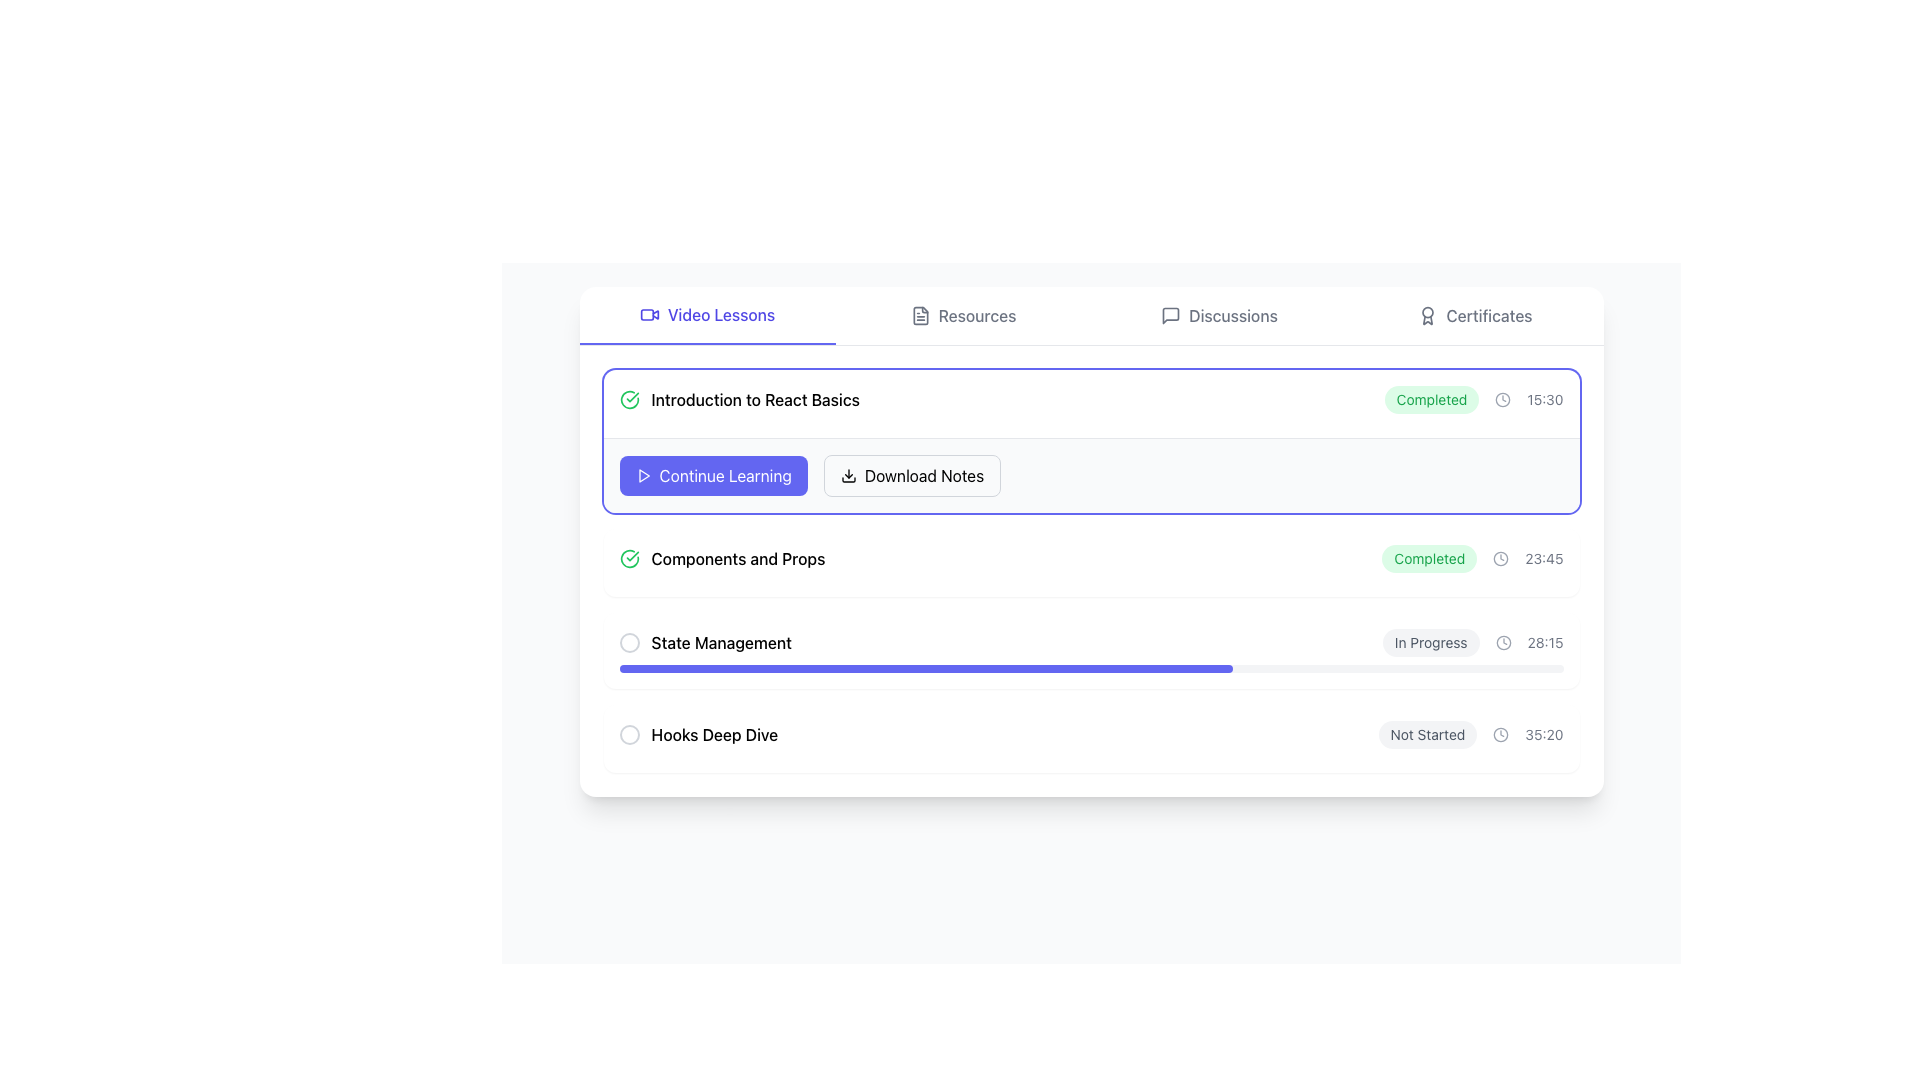  What do you see at coordinates (628, 643) in the screenshot?
I see `the progress indicator located to the left of the 'State Management' text to track the status of the lesson` at bounding box center [628, 643].